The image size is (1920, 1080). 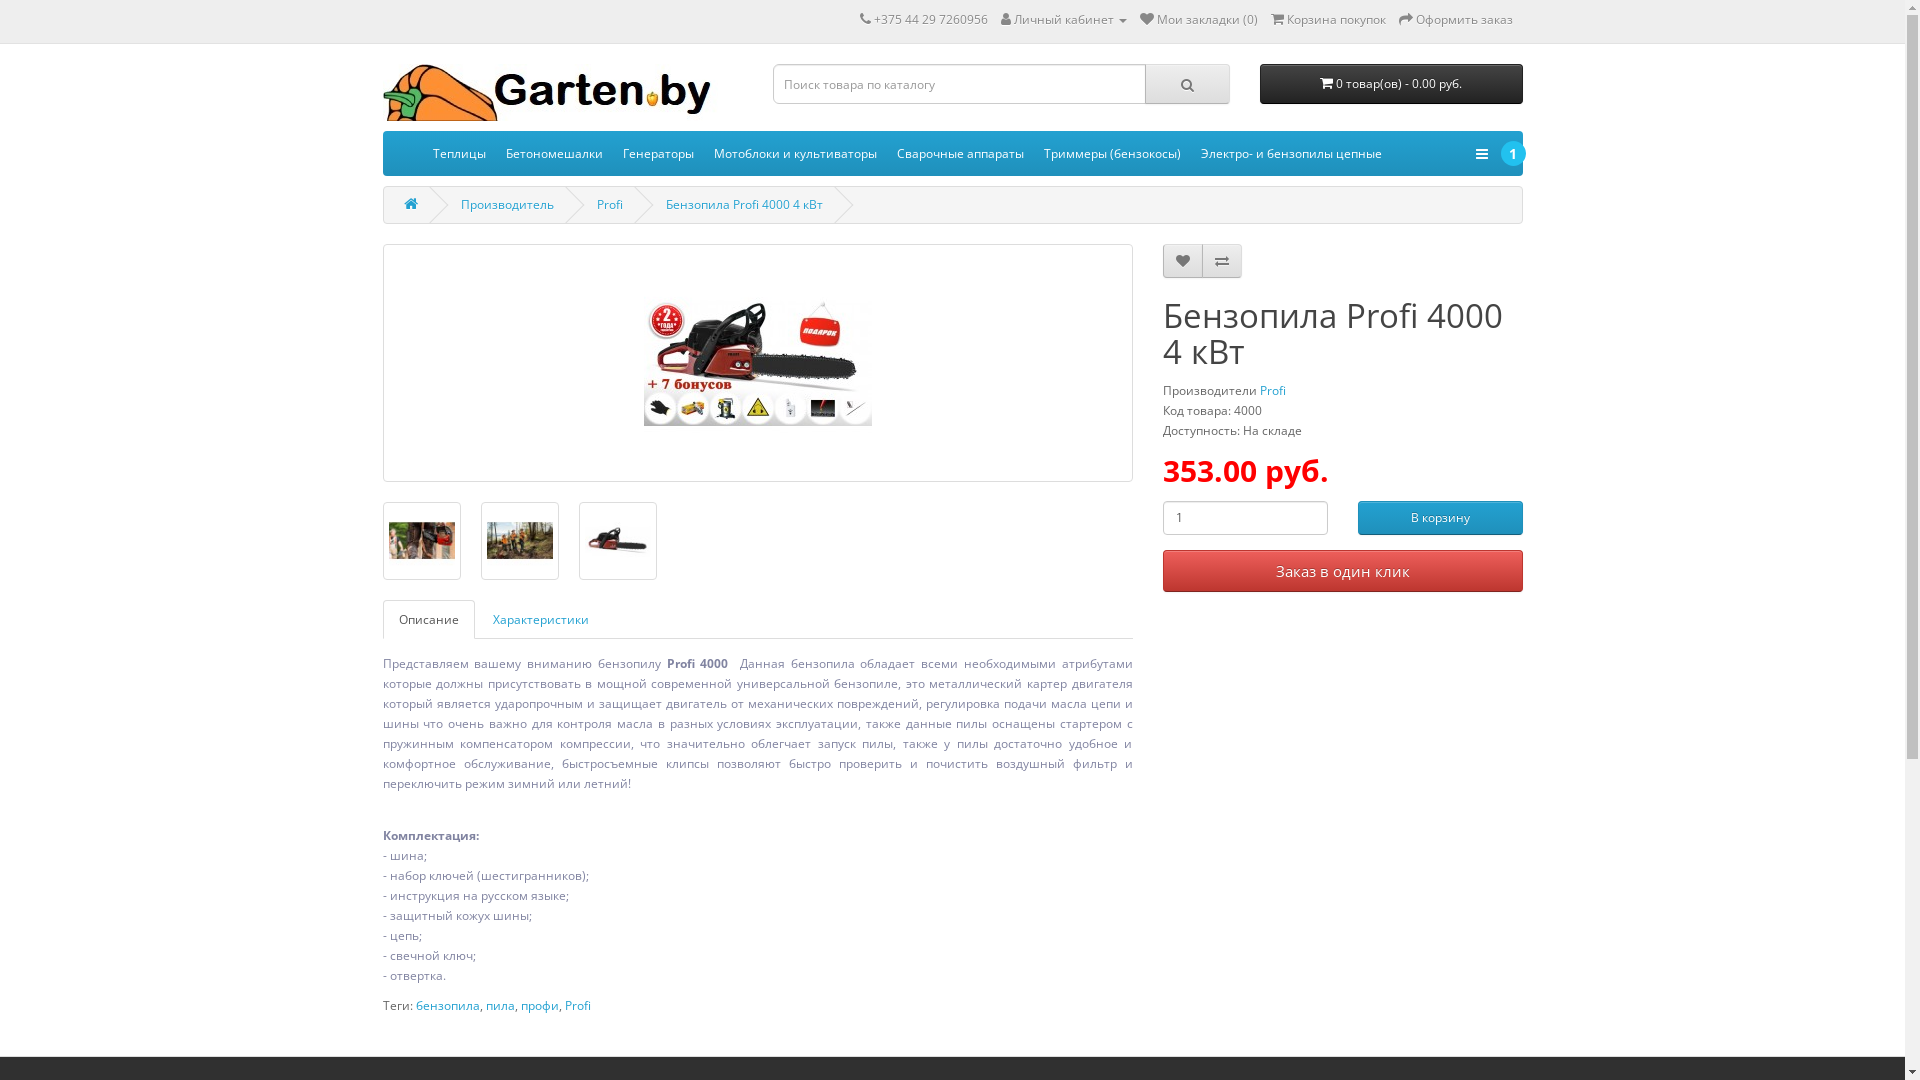 What do you see at coordinates (1271, 390) in the screenshot?
I see `'Profi'` at bounding box center [1271, 390].